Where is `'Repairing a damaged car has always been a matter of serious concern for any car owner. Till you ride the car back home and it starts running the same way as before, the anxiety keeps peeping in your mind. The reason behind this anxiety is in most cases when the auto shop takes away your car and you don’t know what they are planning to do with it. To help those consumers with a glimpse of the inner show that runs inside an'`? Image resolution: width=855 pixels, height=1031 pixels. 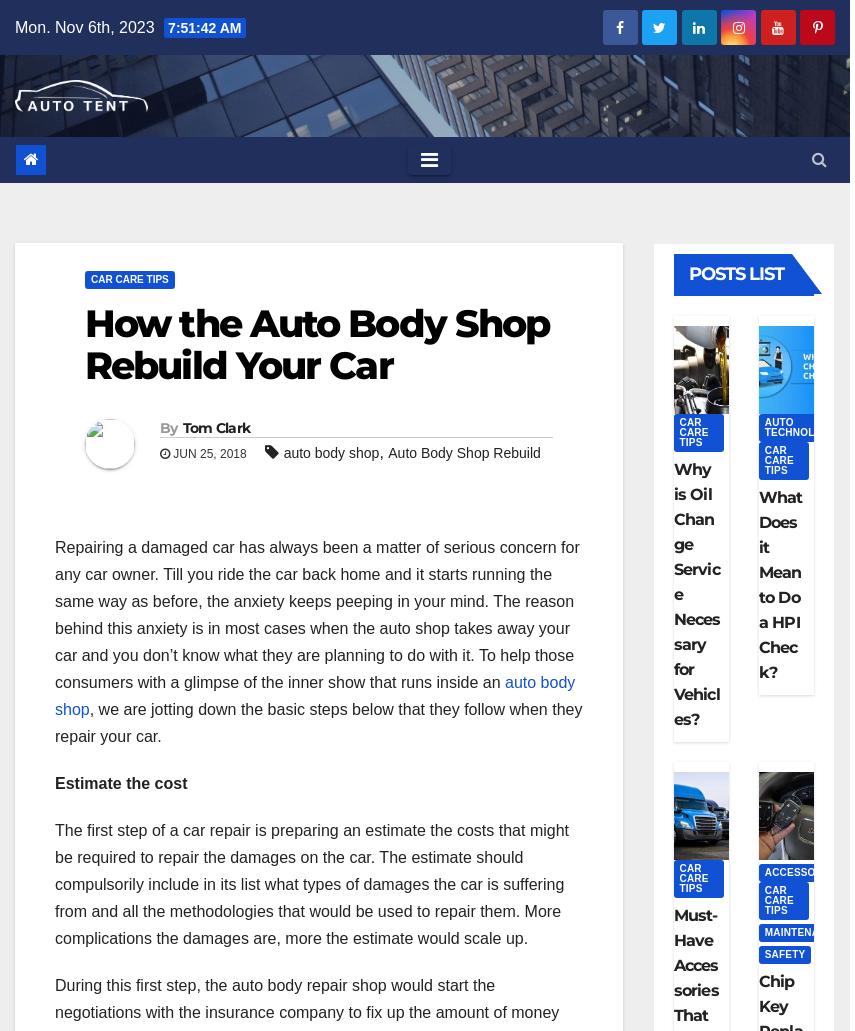 'Repairing a damaged car has always been a matter of serious concern for any car owner. Till you ride the car back home and it starts running the same way as before, the anxiety keeps peeping in your mind. The reason behind this anxiety is in most cases when the auto shop takes away your car and you don’t know what they are planning to do with it. To help those consumers with a glimpse of the inner show that runs inside an' is located at coordinates (316, 613).